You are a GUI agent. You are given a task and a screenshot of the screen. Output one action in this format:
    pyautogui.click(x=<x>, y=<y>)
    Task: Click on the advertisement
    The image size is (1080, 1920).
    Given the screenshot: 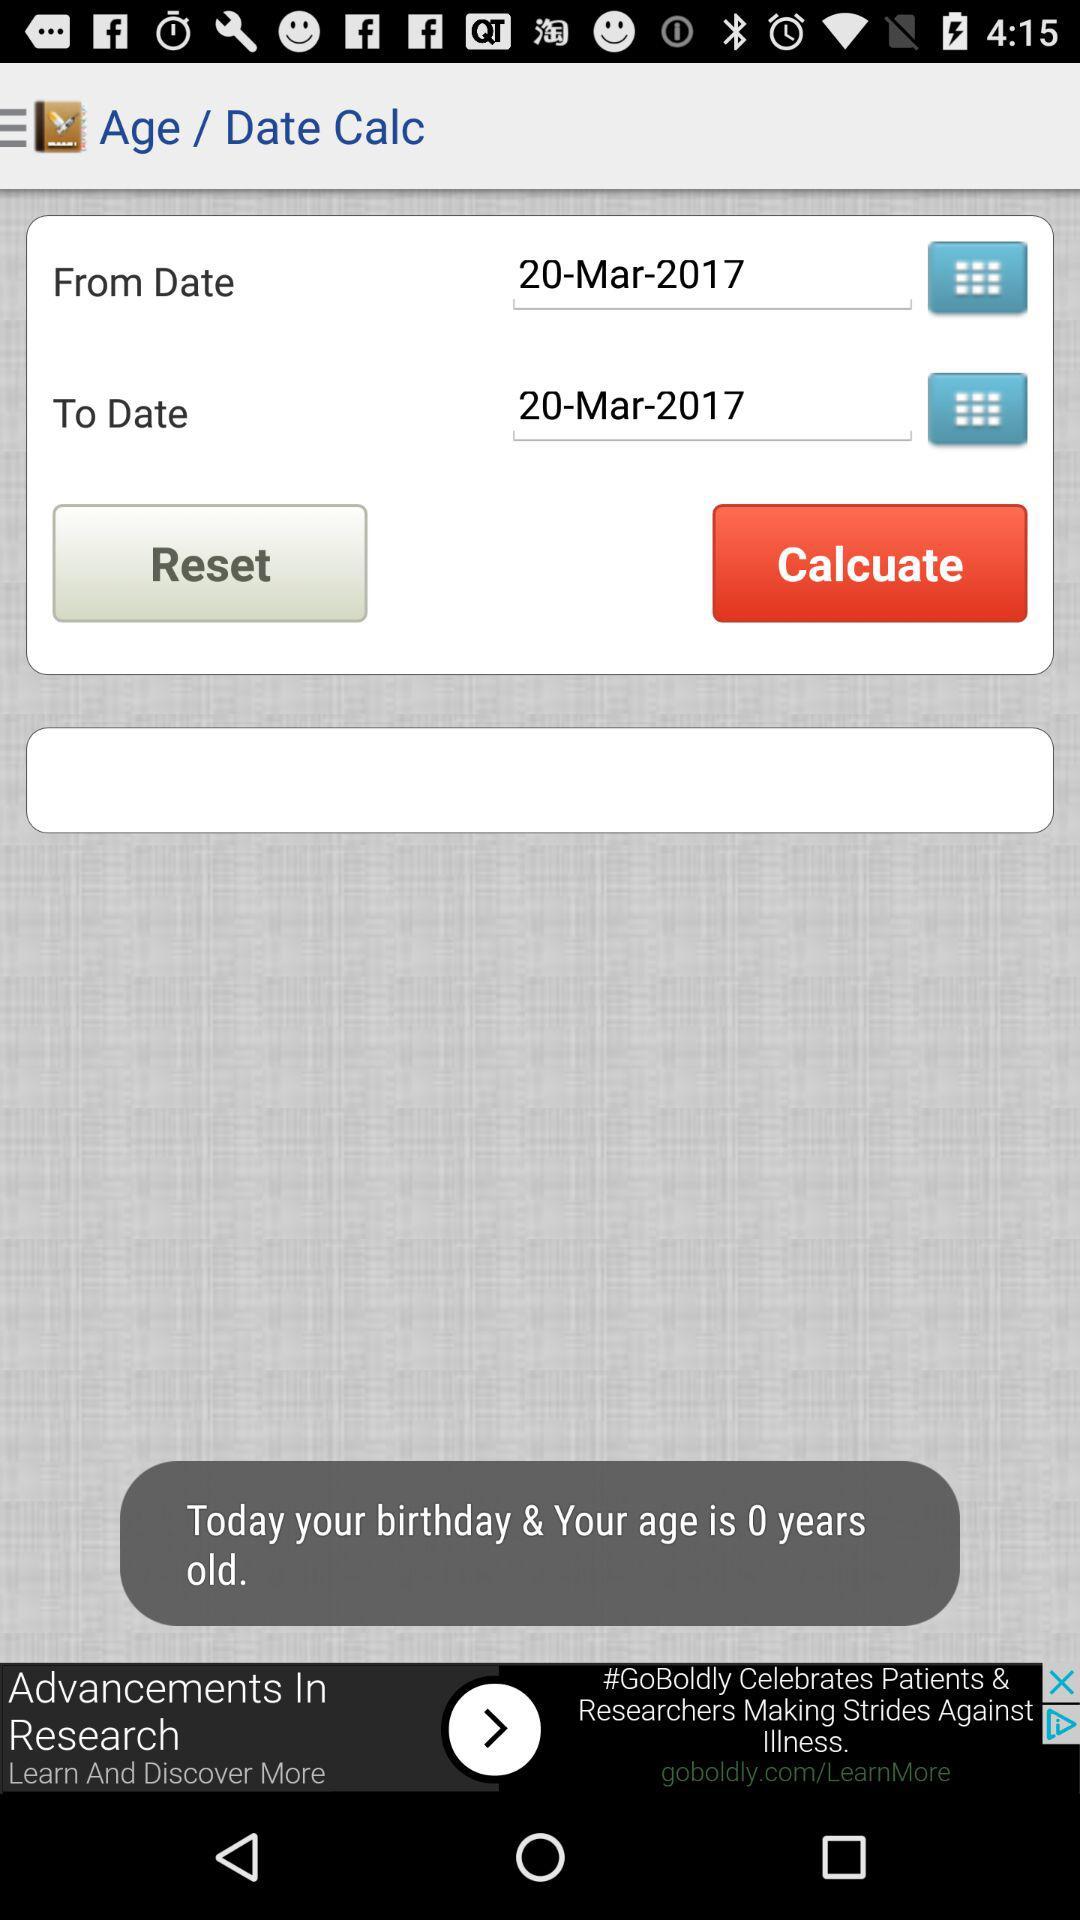 What is the action you would take?
    pyautogui.click(x=540, y=1727)
    